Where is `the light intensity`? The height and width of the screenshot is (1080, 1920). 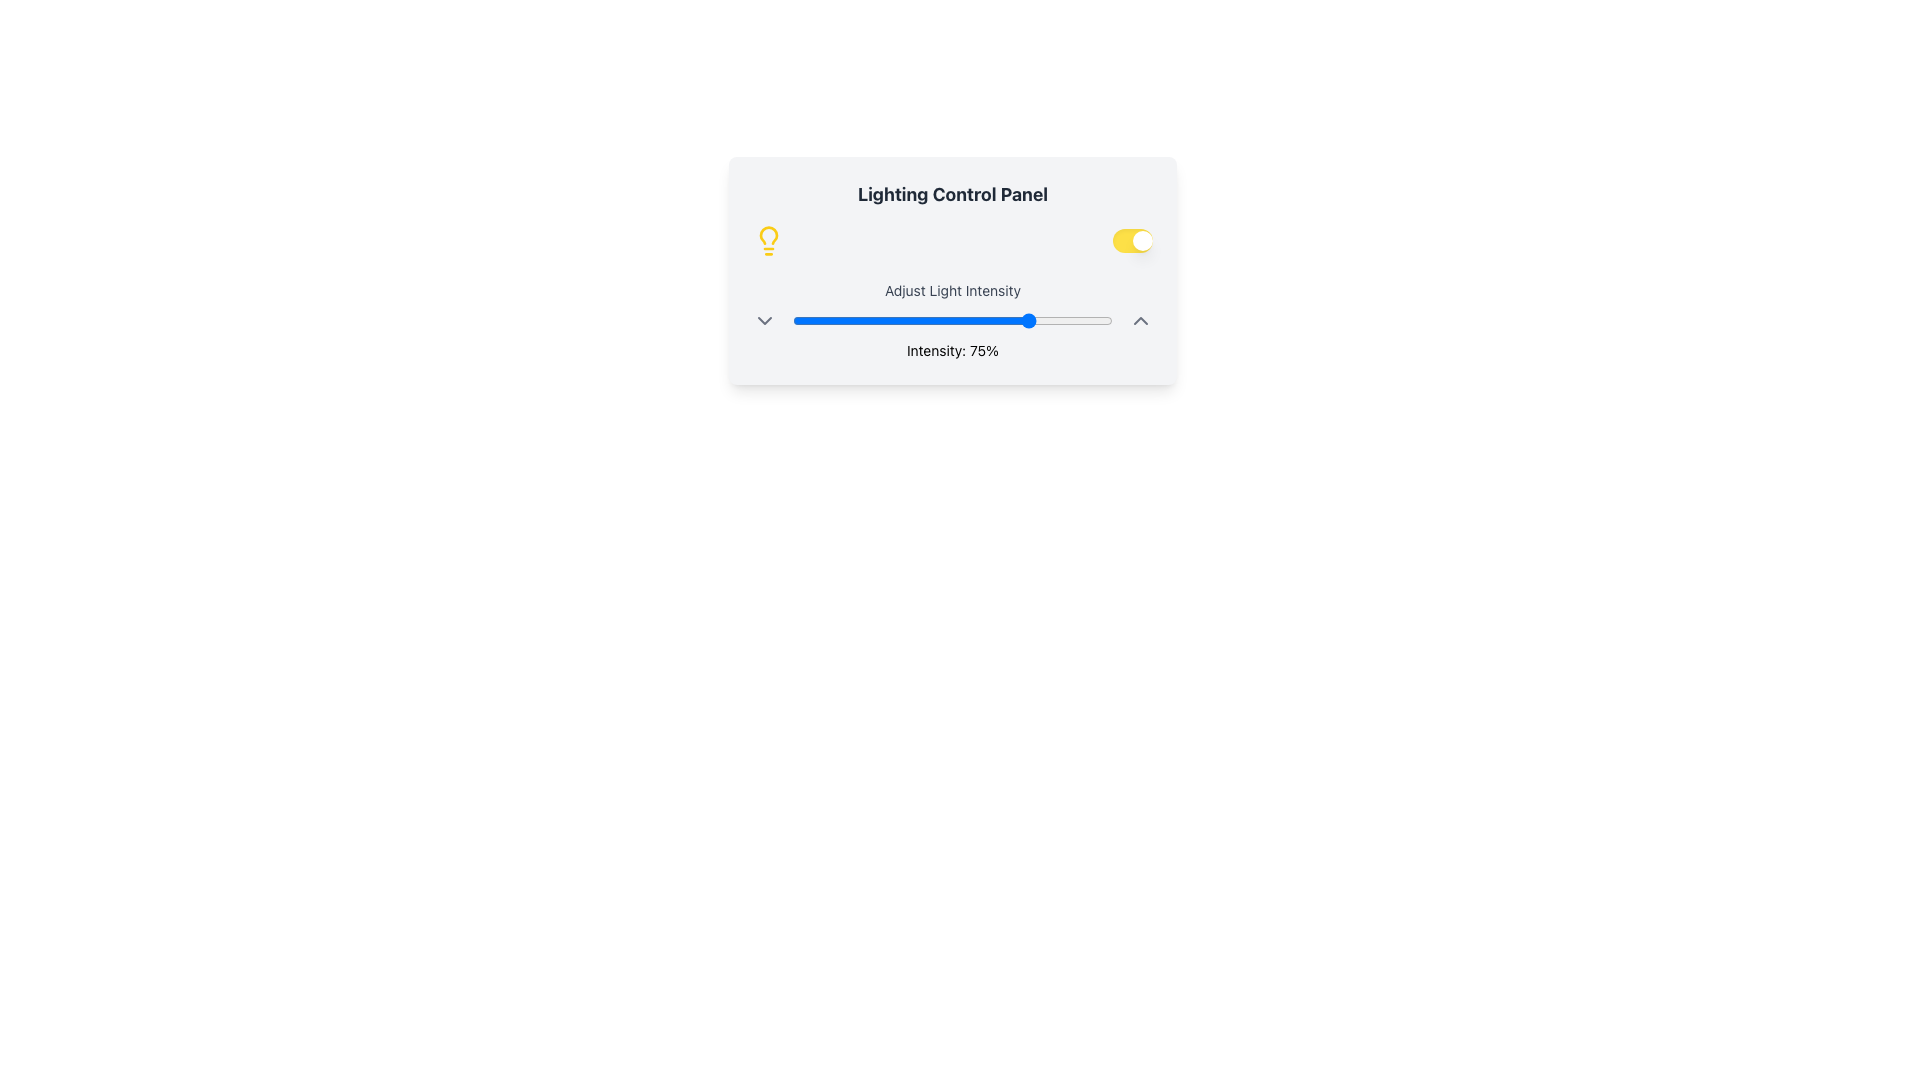
the light intensity is located at coordinates (847, 319).